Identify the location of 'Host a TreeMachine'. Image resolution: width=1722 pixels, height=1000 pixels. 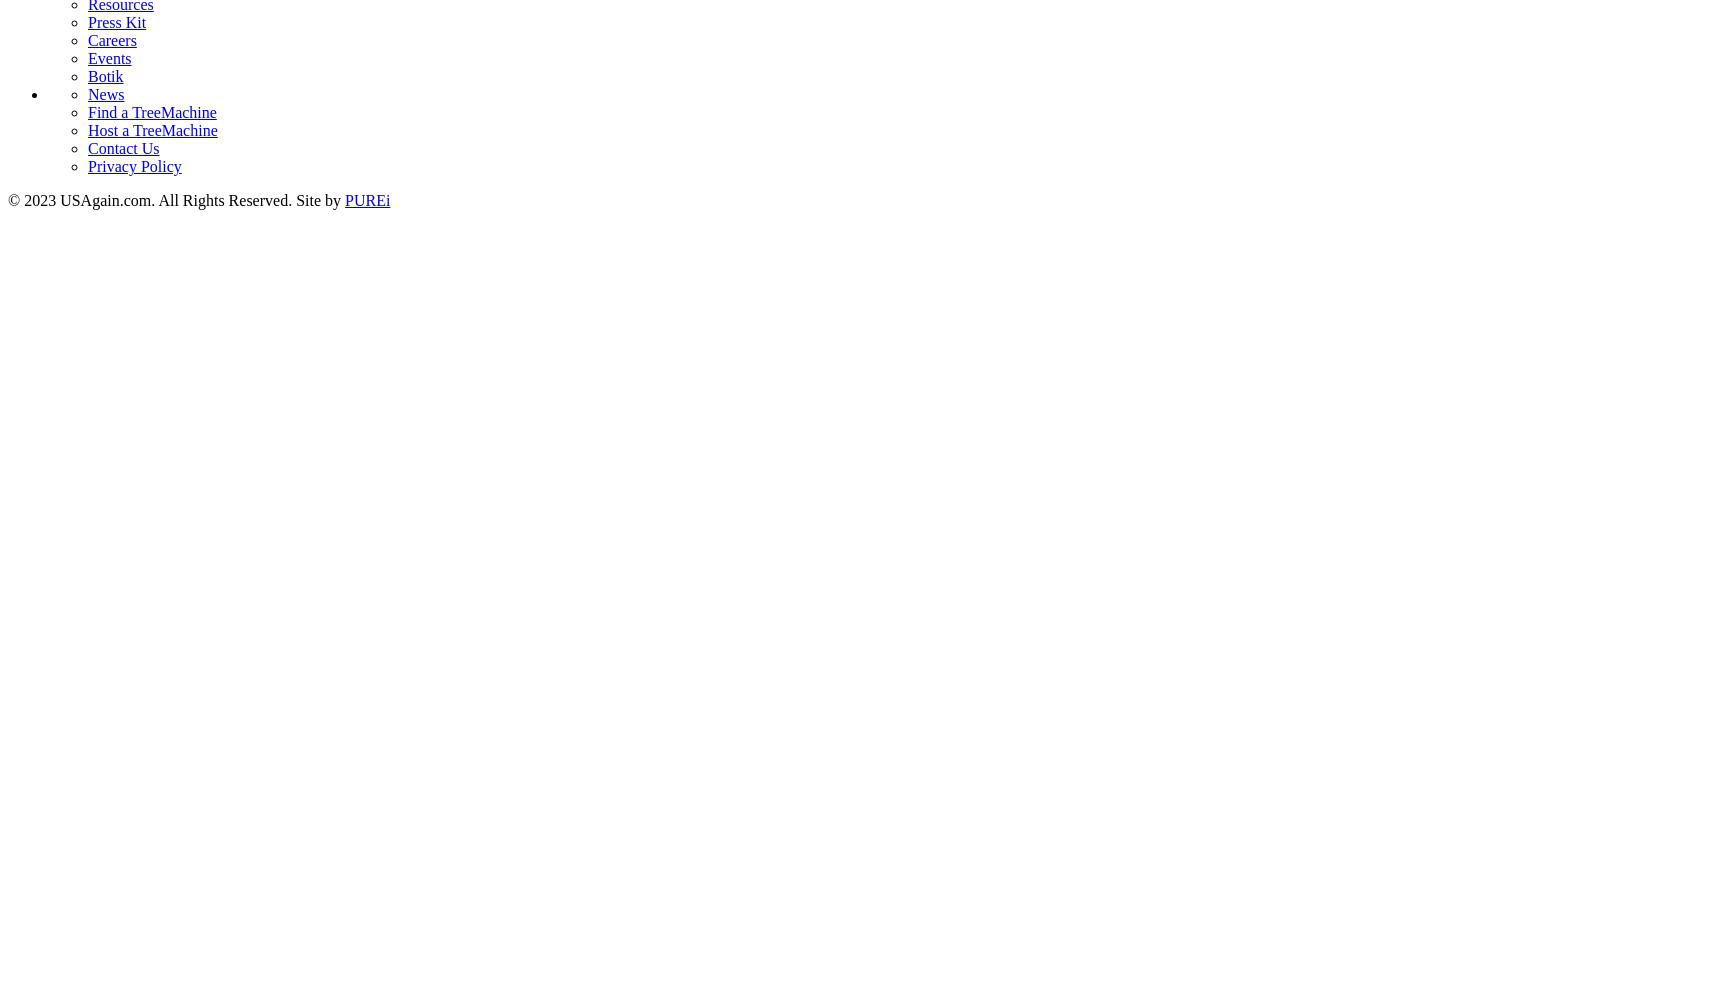
(152, 129).